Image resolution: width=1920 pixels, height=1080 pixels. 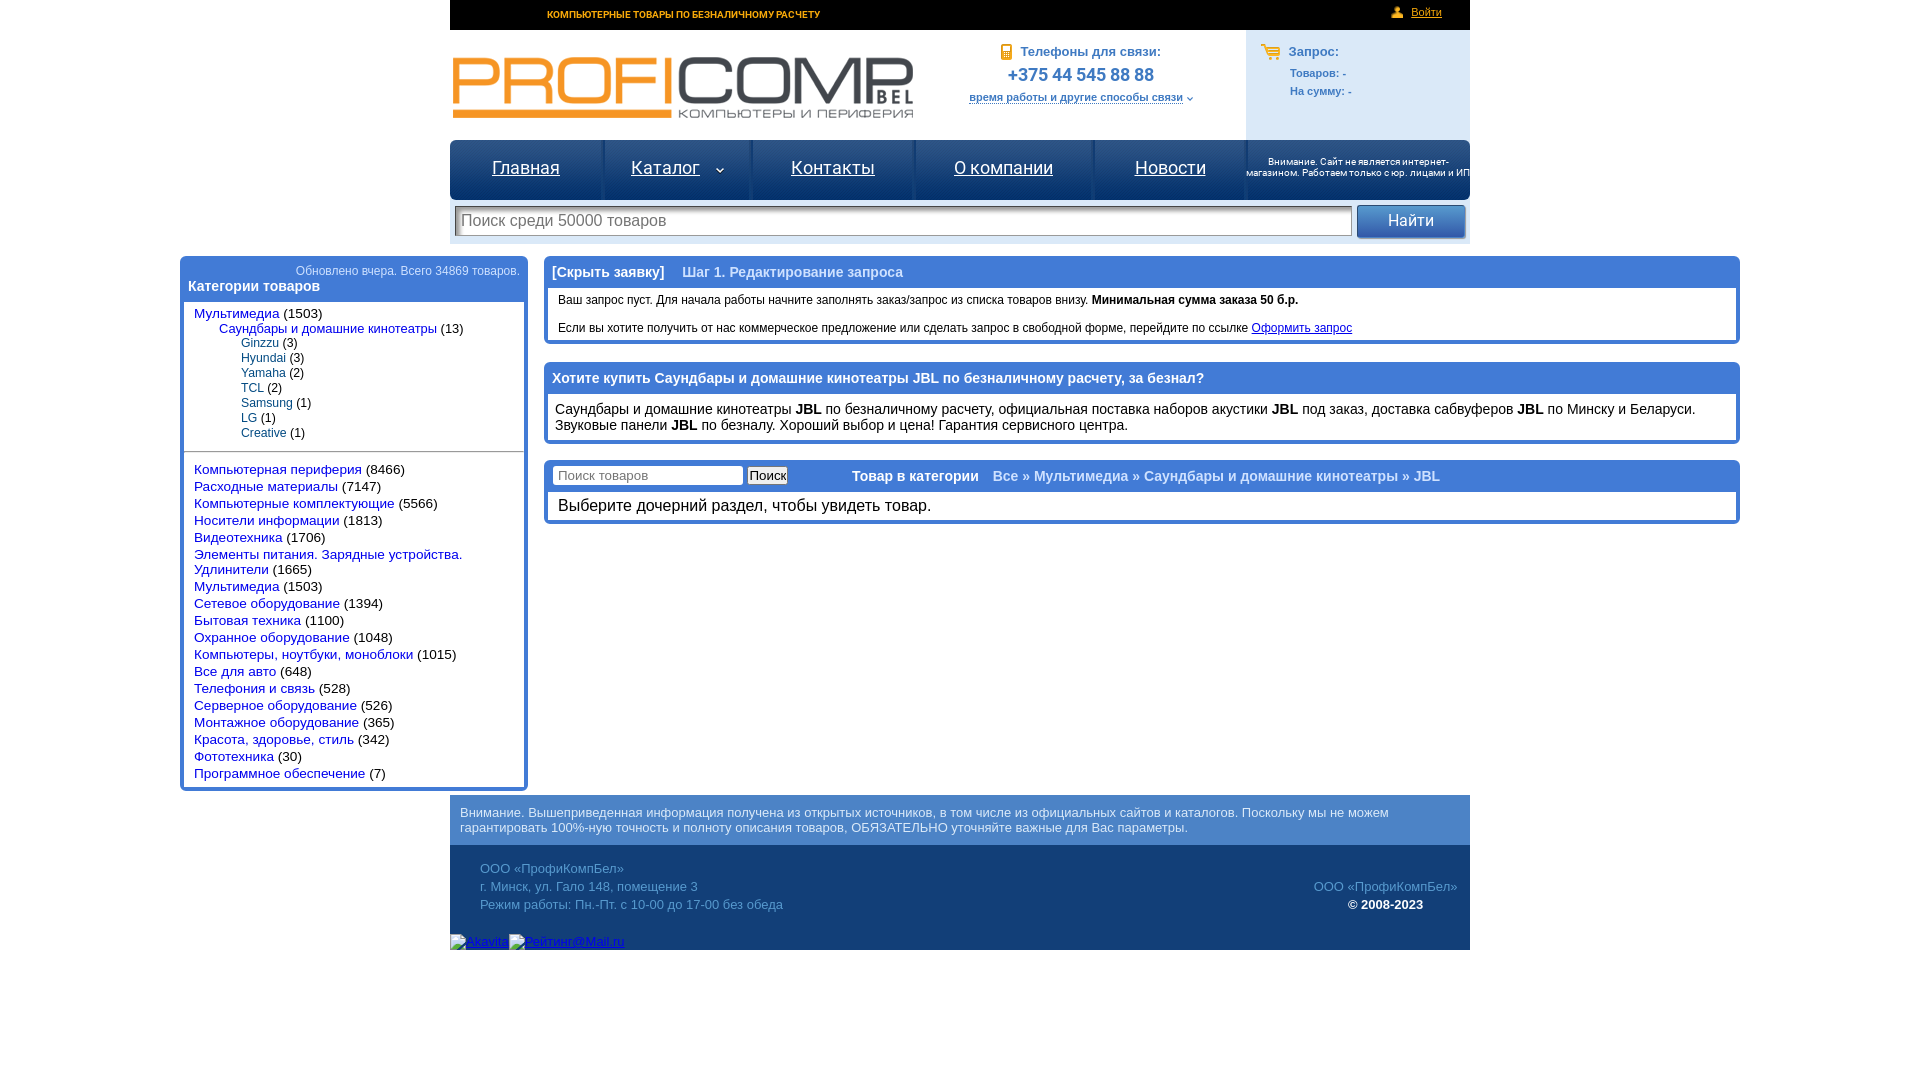 What do you see at coordinates (258, 342) in the screenshot?
I see `'Ginzzu'` at bounding box center [258, 342].